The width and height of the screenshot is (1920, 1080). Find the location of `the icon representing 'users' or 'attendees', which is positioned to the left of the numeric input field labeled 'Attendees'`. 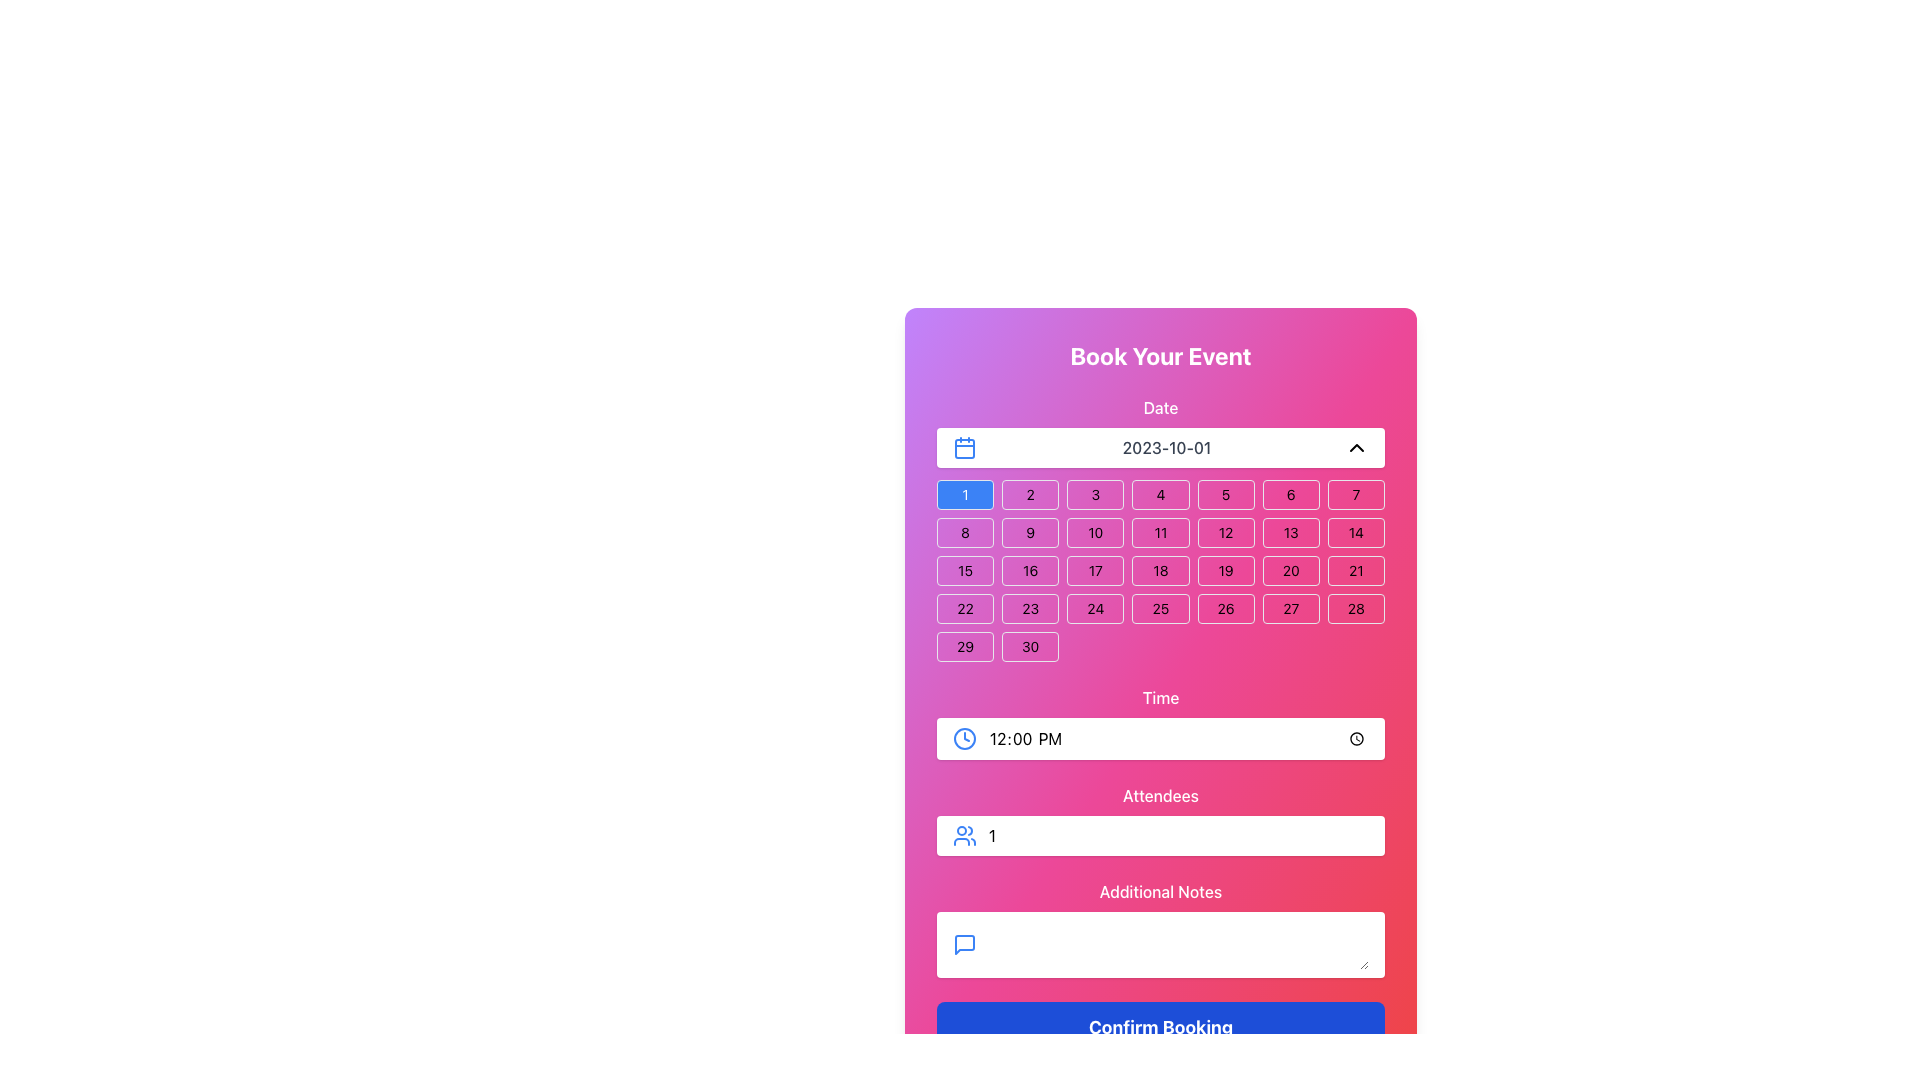

the icon representing 'users' or 'attendees', which is positioned to the left of the numeric input field labeled 'Attendees' is located at coordinates (964, 836).